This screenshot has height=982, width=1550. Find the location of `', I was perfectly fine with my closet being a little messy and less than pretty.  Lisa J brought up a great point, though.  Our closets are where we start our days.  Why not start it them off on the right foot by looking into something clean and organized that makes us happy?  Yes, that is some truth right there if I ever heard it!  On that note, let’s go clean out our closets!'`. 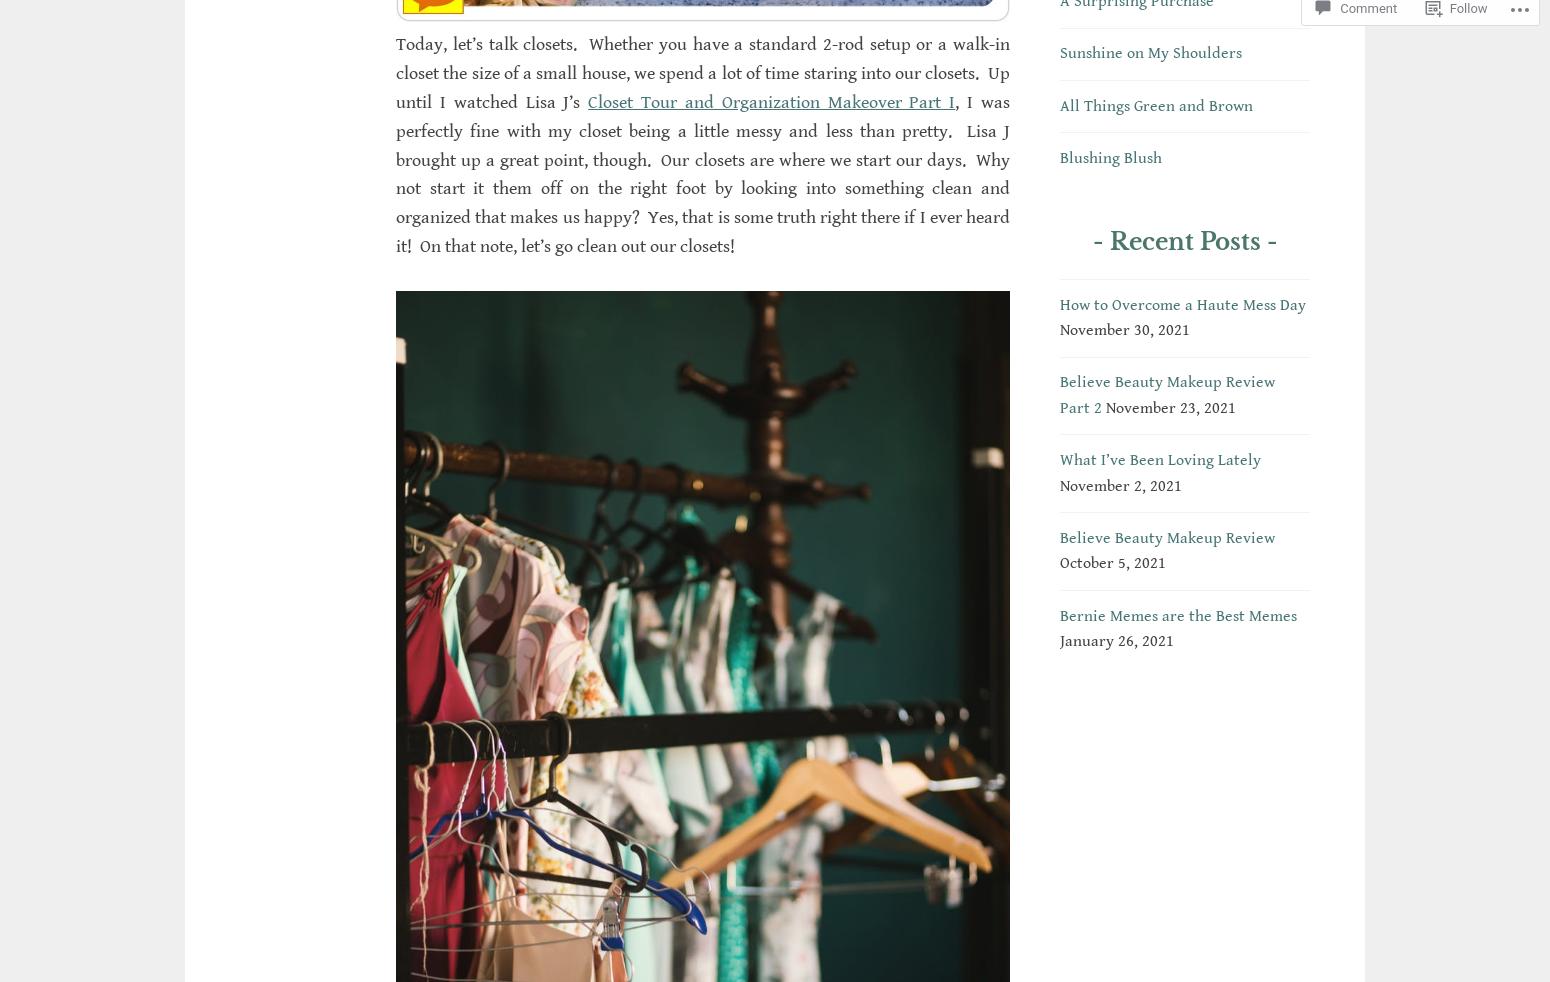

', I was perfectly fine with my closet being a little messy and less than pretty.  Lisa J brought up a great point, though.  Our closets are where we start our days.  Why not start it them off on the right foot by looking into something clean and organized that makes us happy?  Yes, that is some truth right there if I ever heard it!  On that note, let’s go clean out our closets!' is located at coordinates (702, 173).